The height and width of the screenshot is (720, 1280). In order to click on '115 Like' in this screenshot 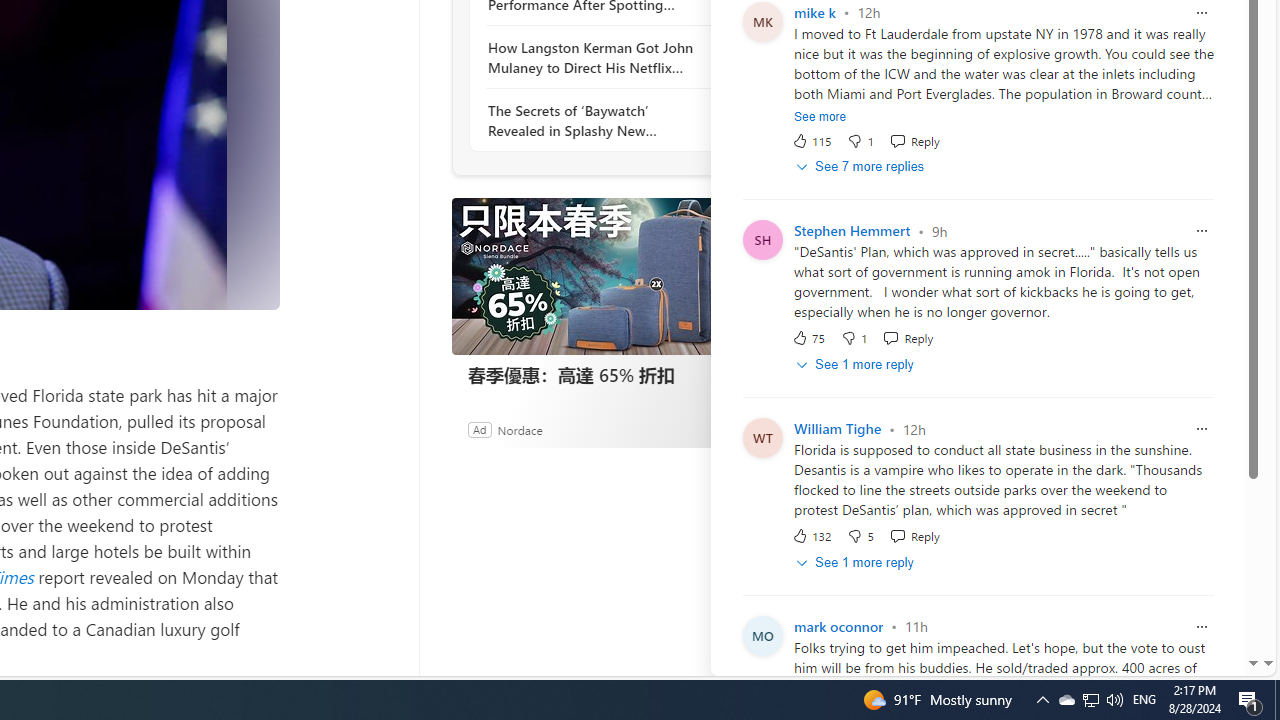, I will do `click(811, 139)`.